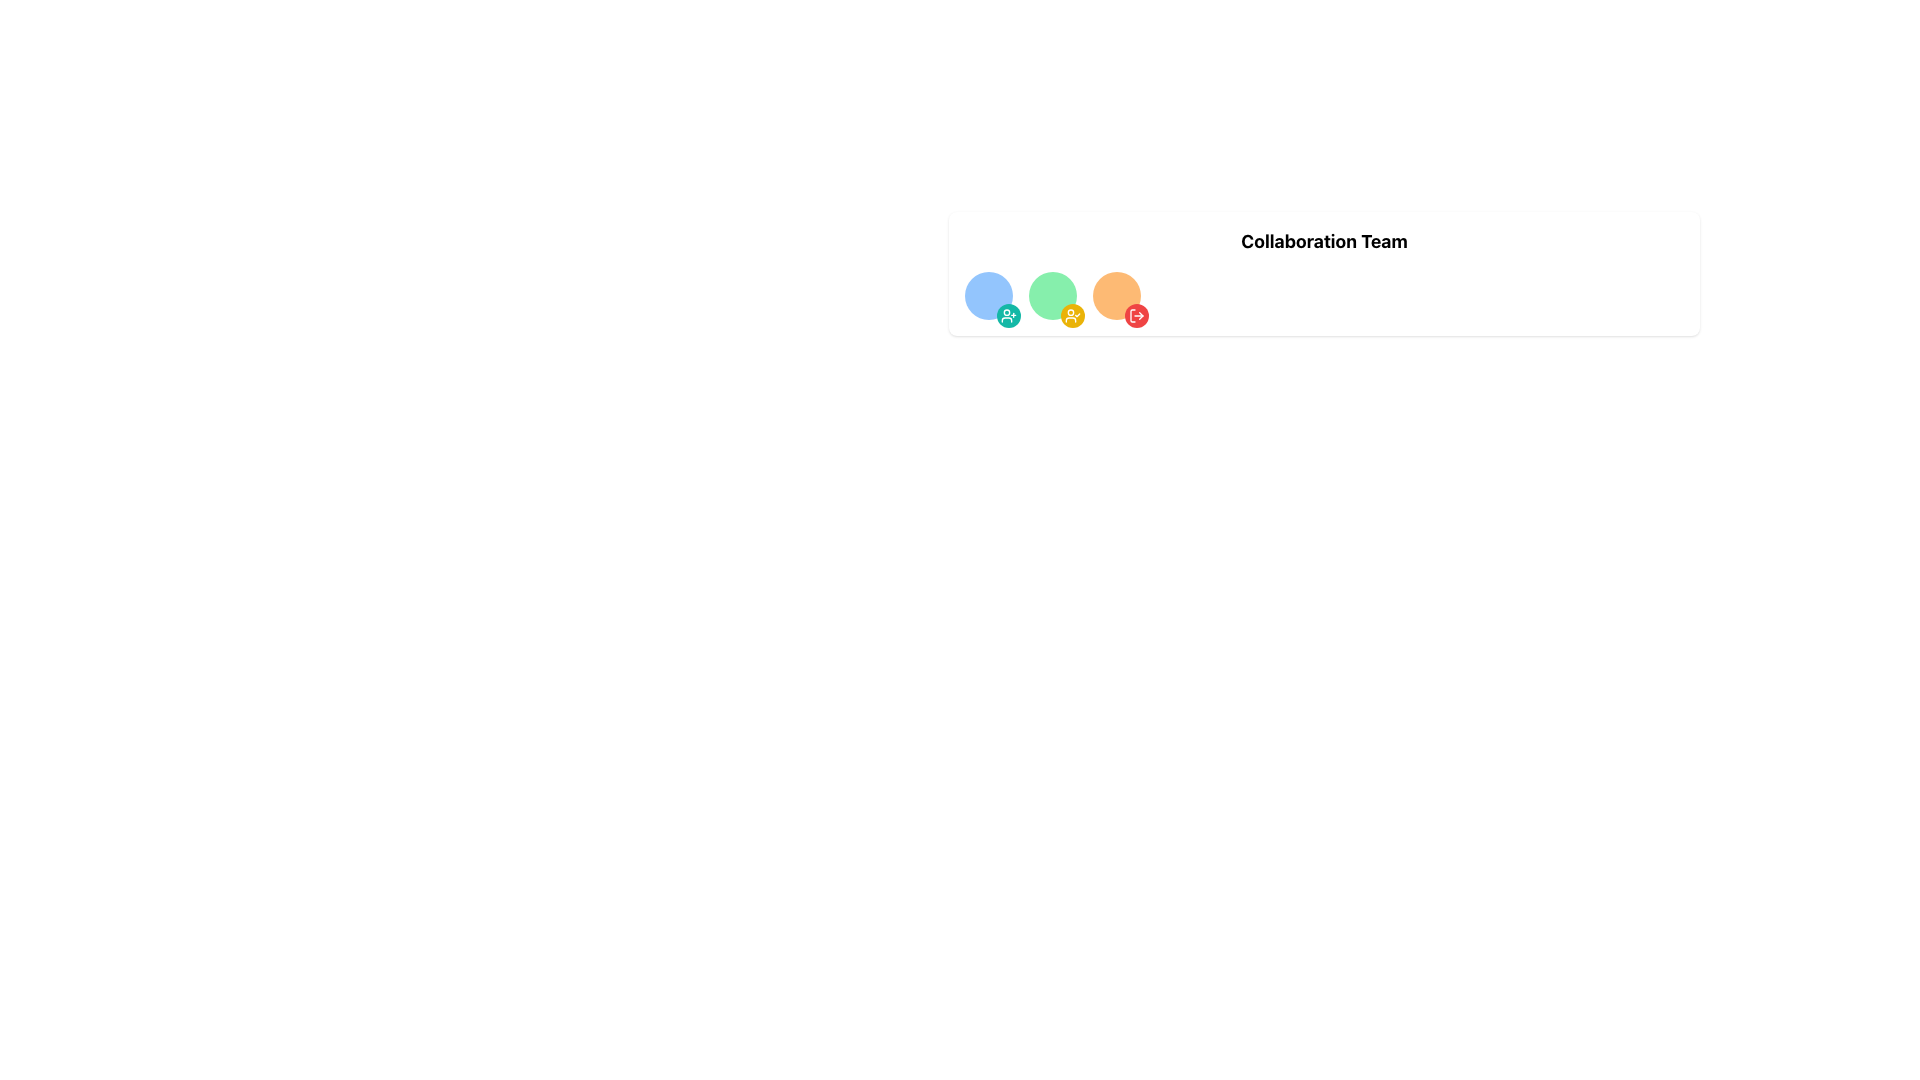 The image size is (1920, 1080). I want to click on the log-out icon, which is a red circular graphic with a white arrow pointing right, located at the bottom right of the orange circular user avatar in the Collaboration Team section, so click(1137, 315).